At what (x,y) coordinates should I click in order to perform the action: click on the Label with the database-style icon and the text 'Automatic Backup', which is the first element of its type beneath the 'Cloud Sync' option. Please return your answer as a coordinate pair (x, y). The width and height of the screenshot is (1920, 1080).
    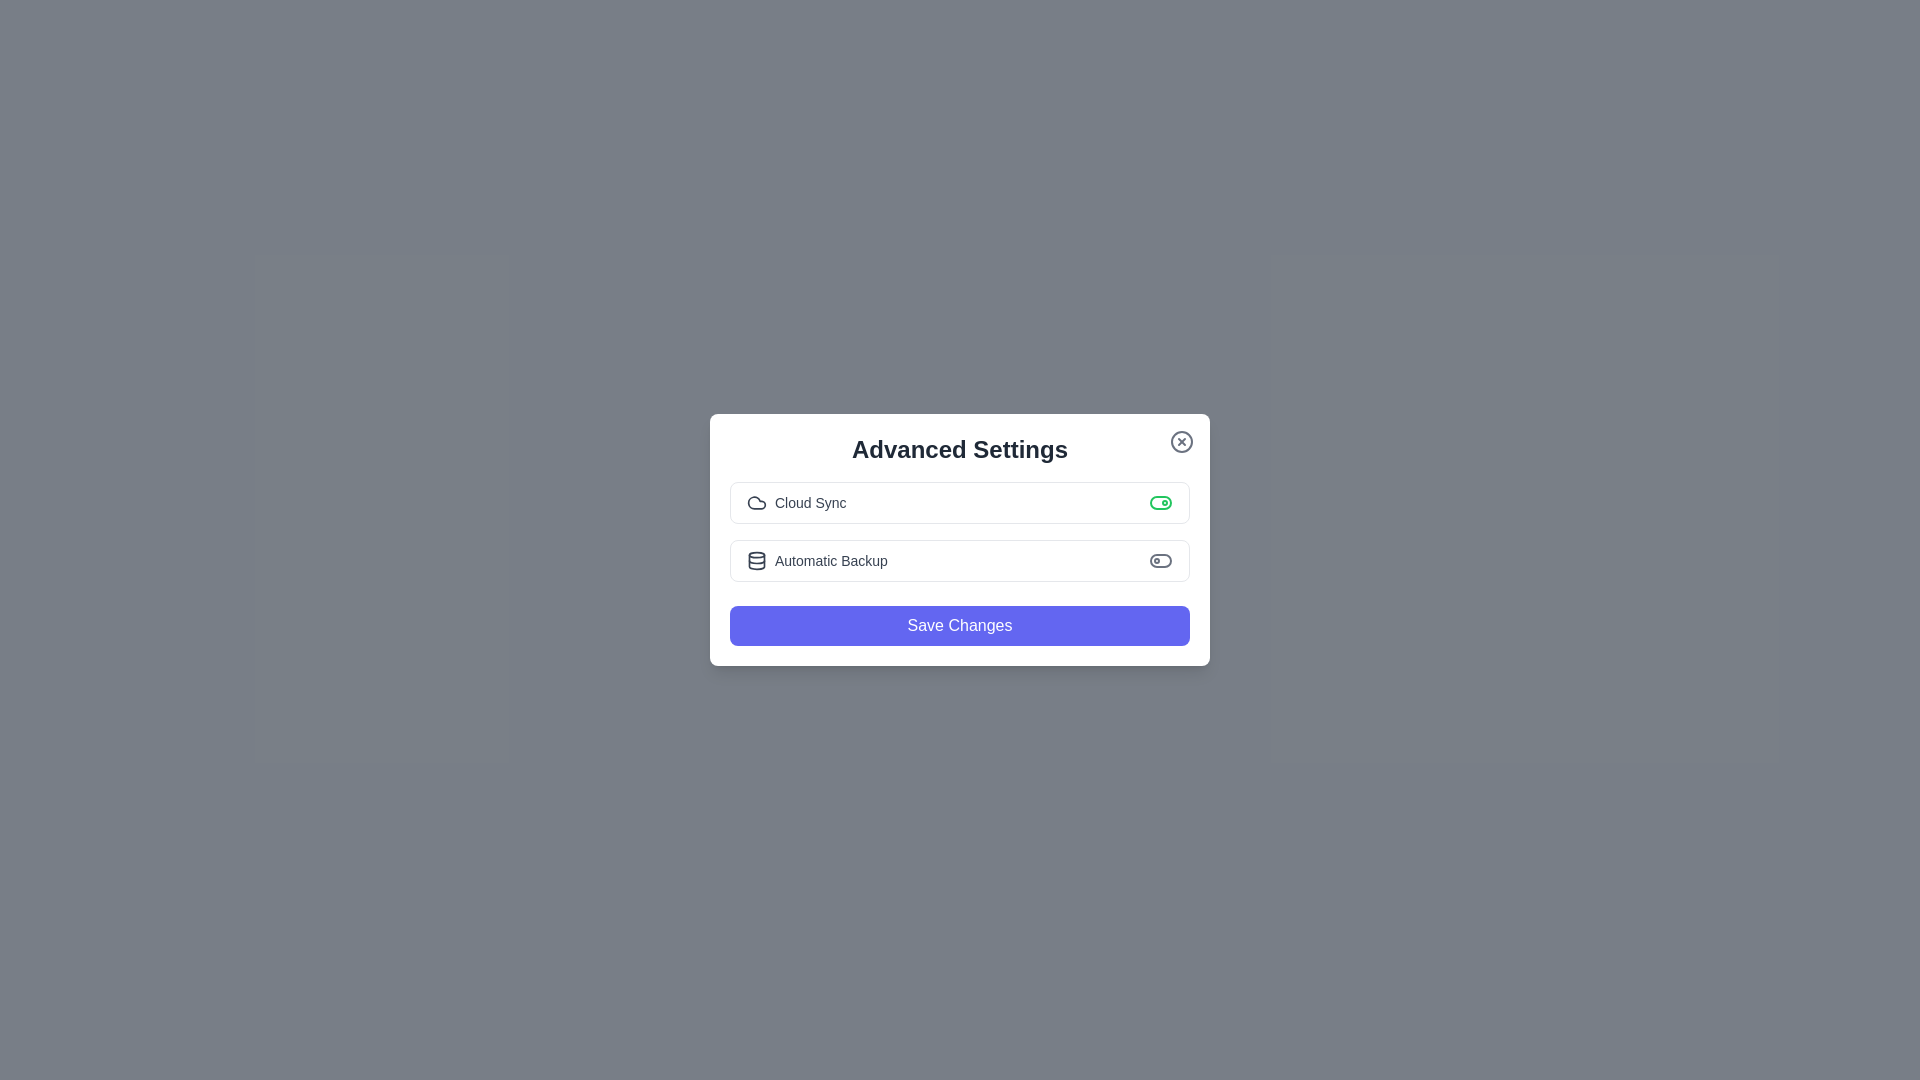
    Looking at the image, I should click on (817, 560).